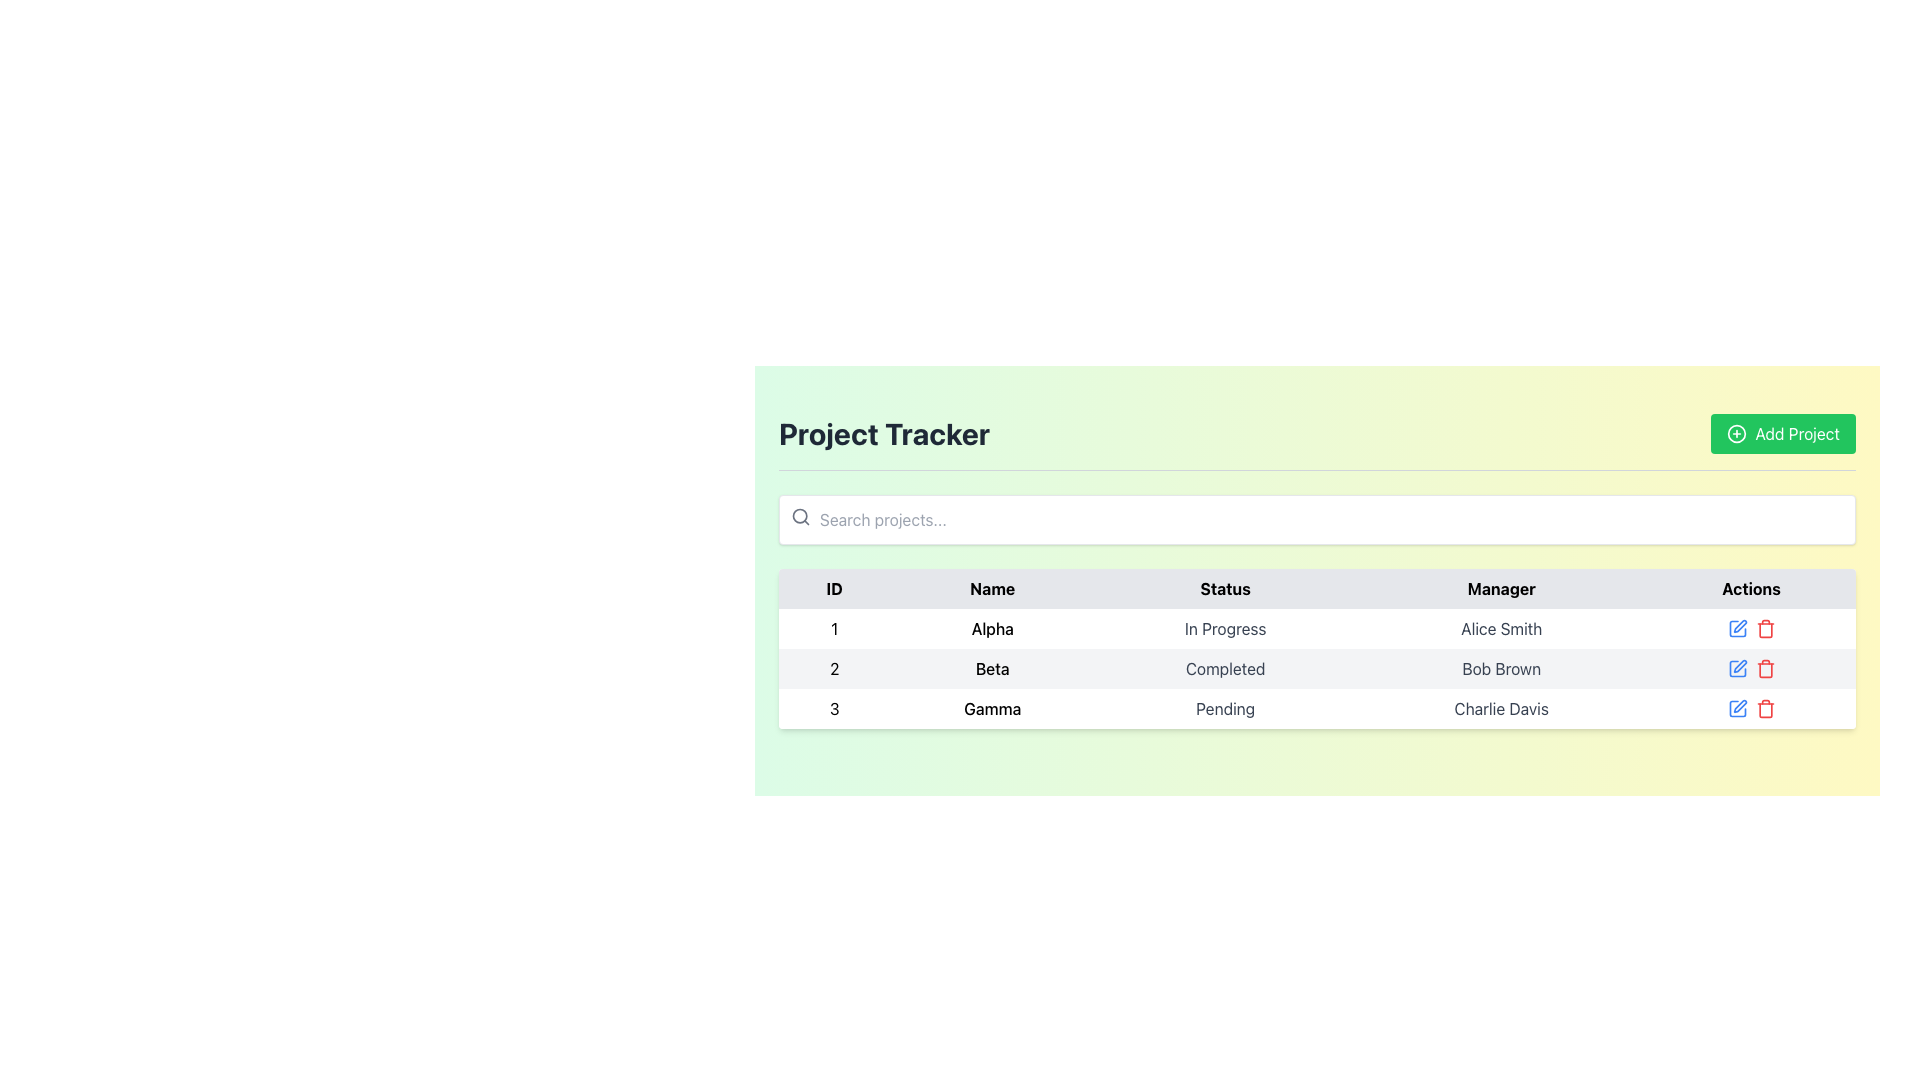 The image size is (1920, 1080). What do you see at coordinates (1736, 433) in the screenshot?
I see `the SVG circle that forms the outer circular boundary of the add icon, located at the top right inside the green 'Add Project' button` at bounding box center [1736, 433].